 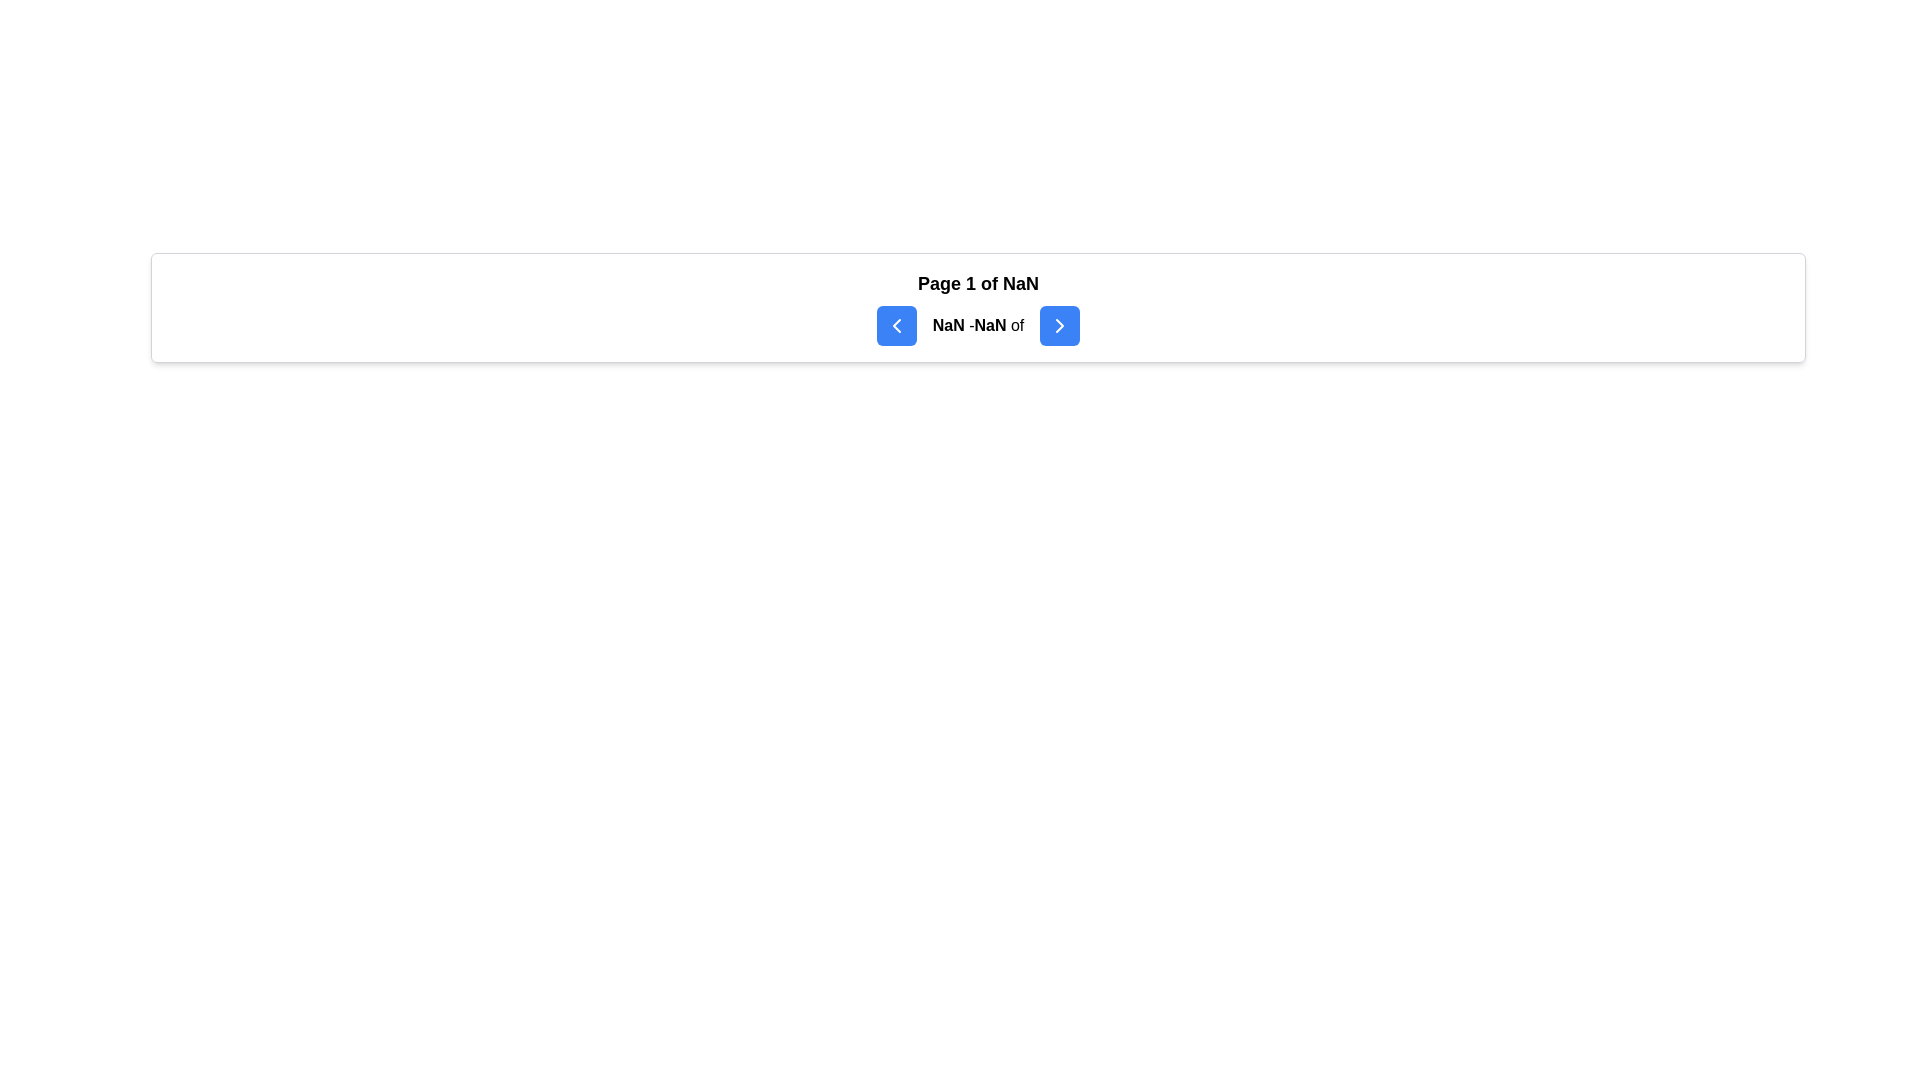 What do you see at coordinates (1059, 325) in the screenshot?
I see `the blue circular button with a rightward-pointing chevron icon located on the far right of the navigation control section below 'Page 1 of NaN.'` at bounding box center [1059, 325].